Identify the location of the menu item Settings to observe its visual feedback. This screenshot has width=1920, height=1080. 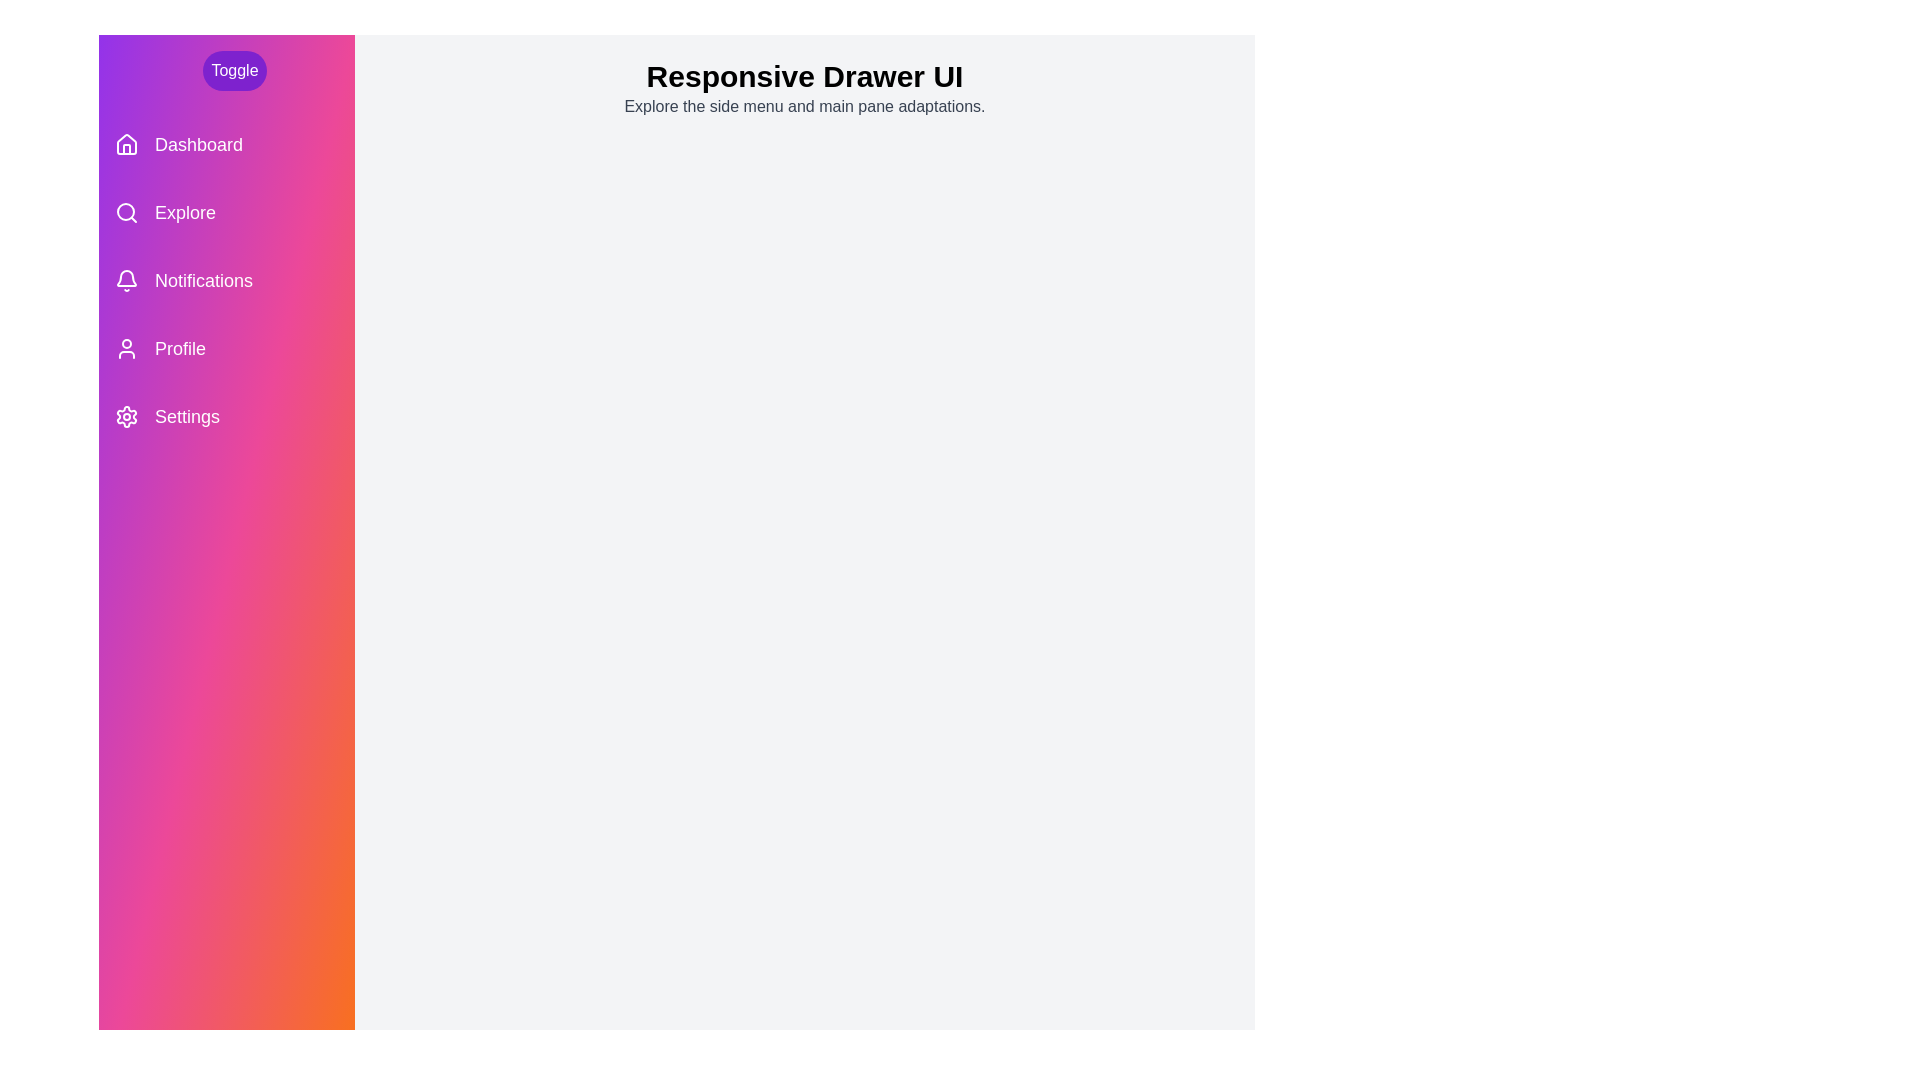
(226, 415).